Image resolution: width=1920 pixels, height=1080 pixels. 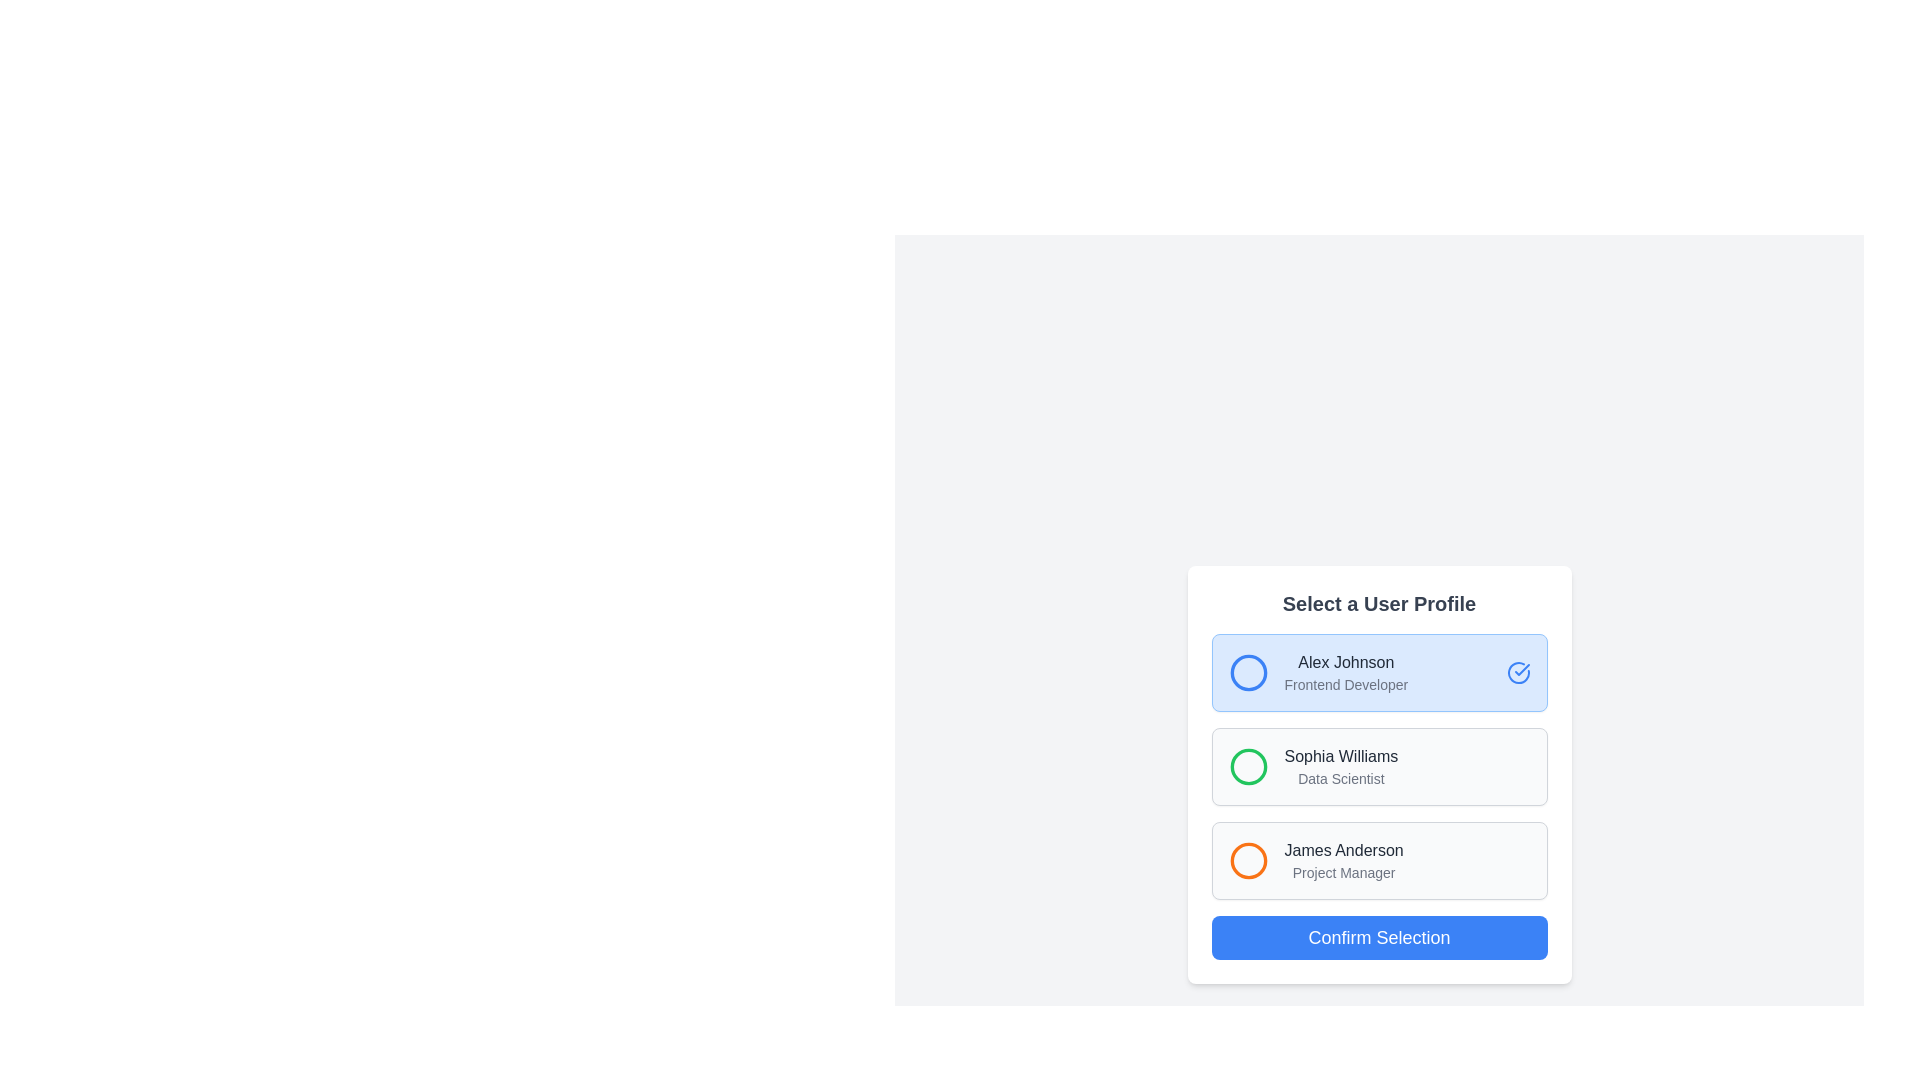 I want to click on the orange outlined circular icon, so click(x=1247, y=859).